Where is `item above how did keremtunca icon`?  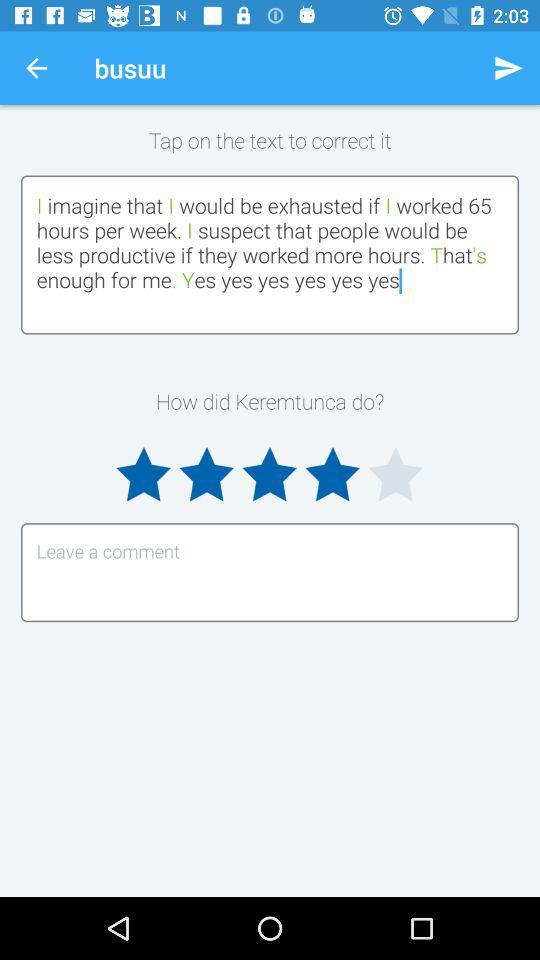
item above how did keremtunca icon is located at coordinates (270, 253).